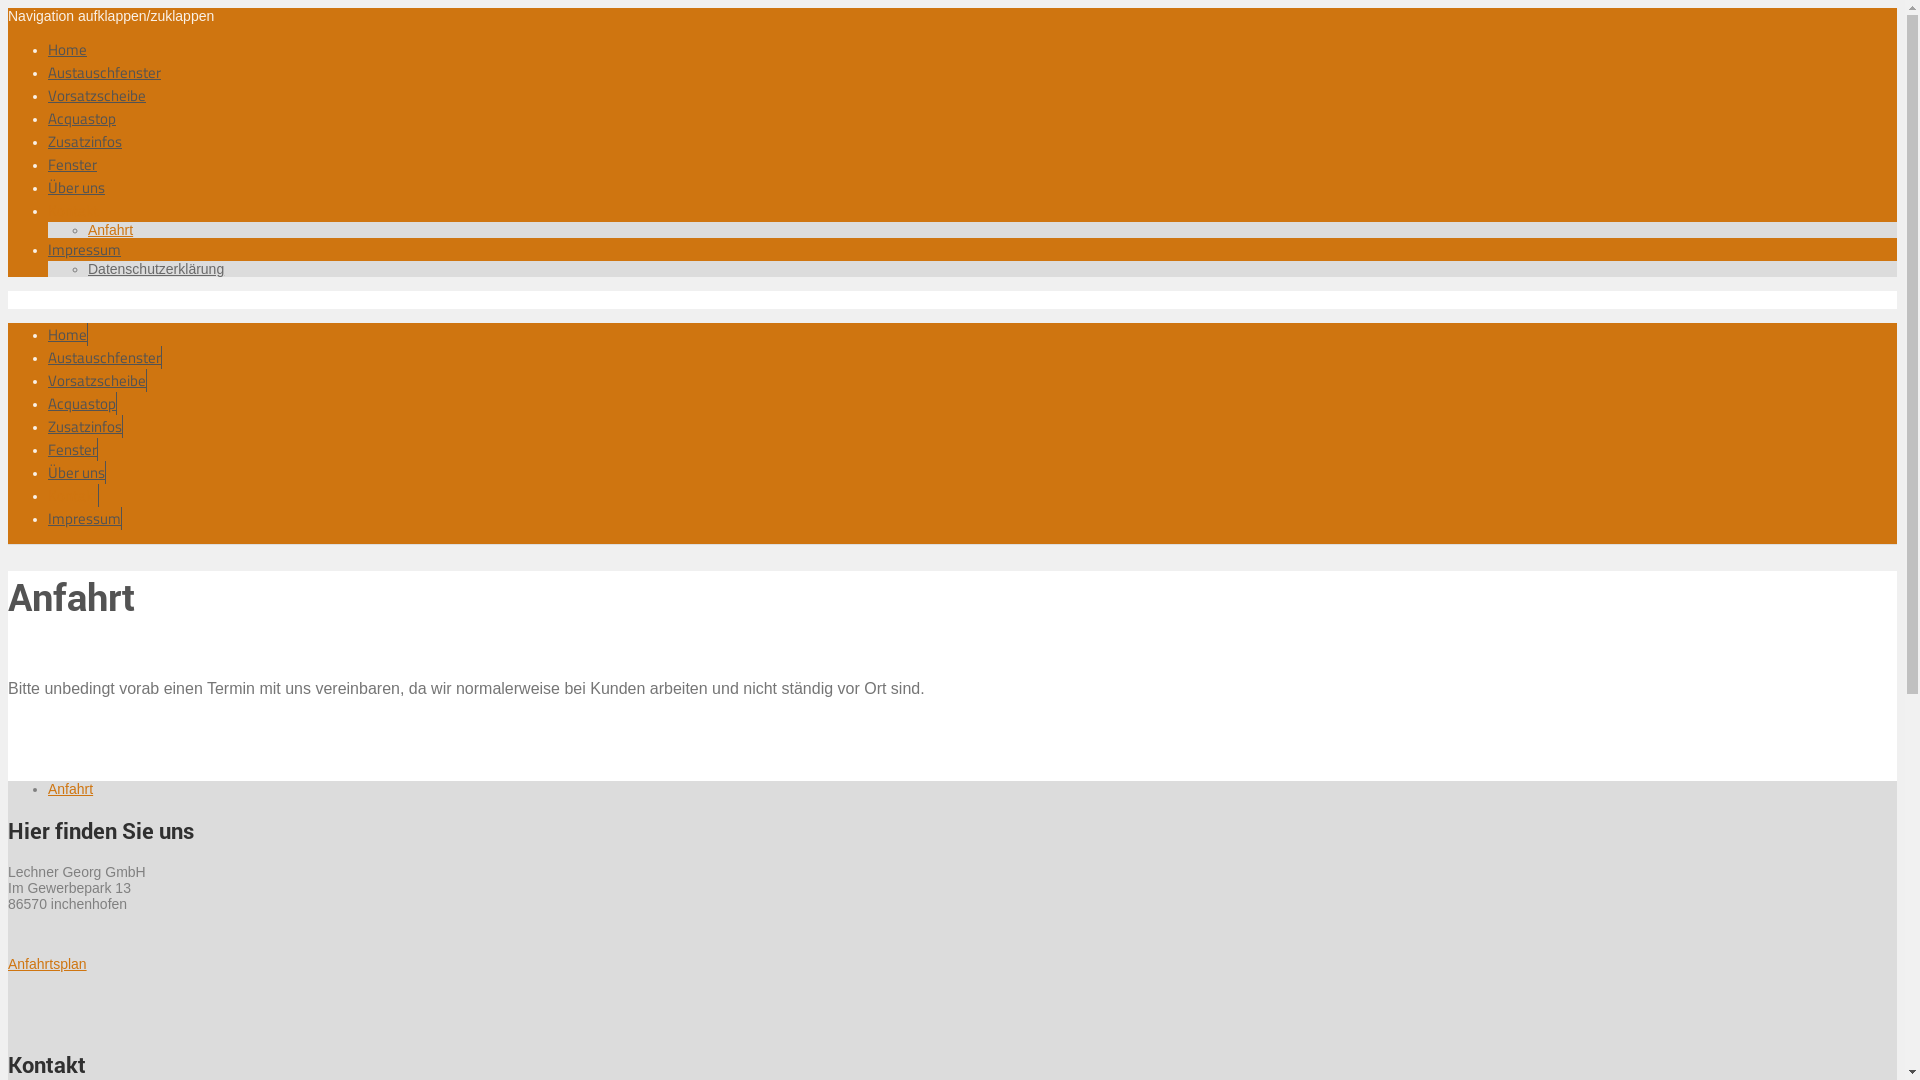 The image size is (1920, 1080). Describe the element at coordinates (80, 118) in the screenshot. I see `'Acquastop'` at that location.